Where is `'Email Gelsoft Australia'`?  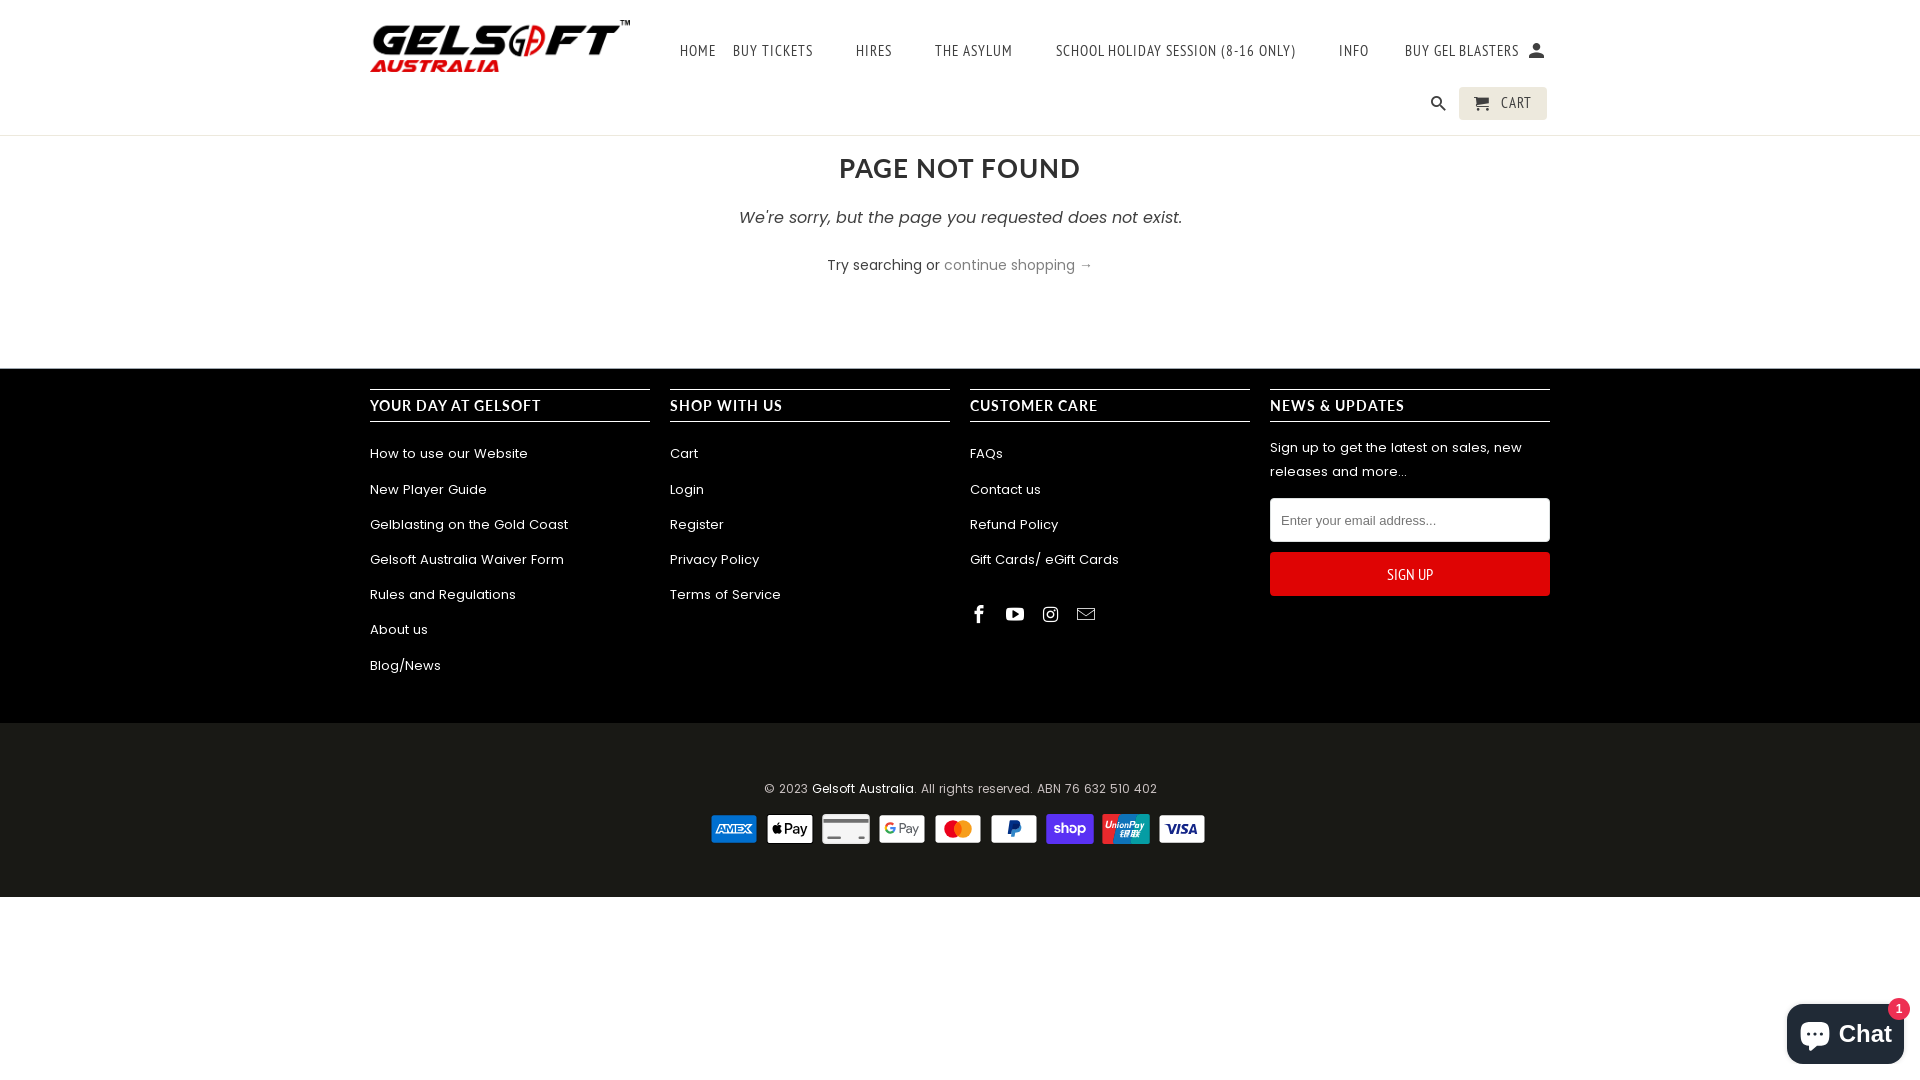
'Email Gelsoft Australia' is located at coordinates (1087, 613).